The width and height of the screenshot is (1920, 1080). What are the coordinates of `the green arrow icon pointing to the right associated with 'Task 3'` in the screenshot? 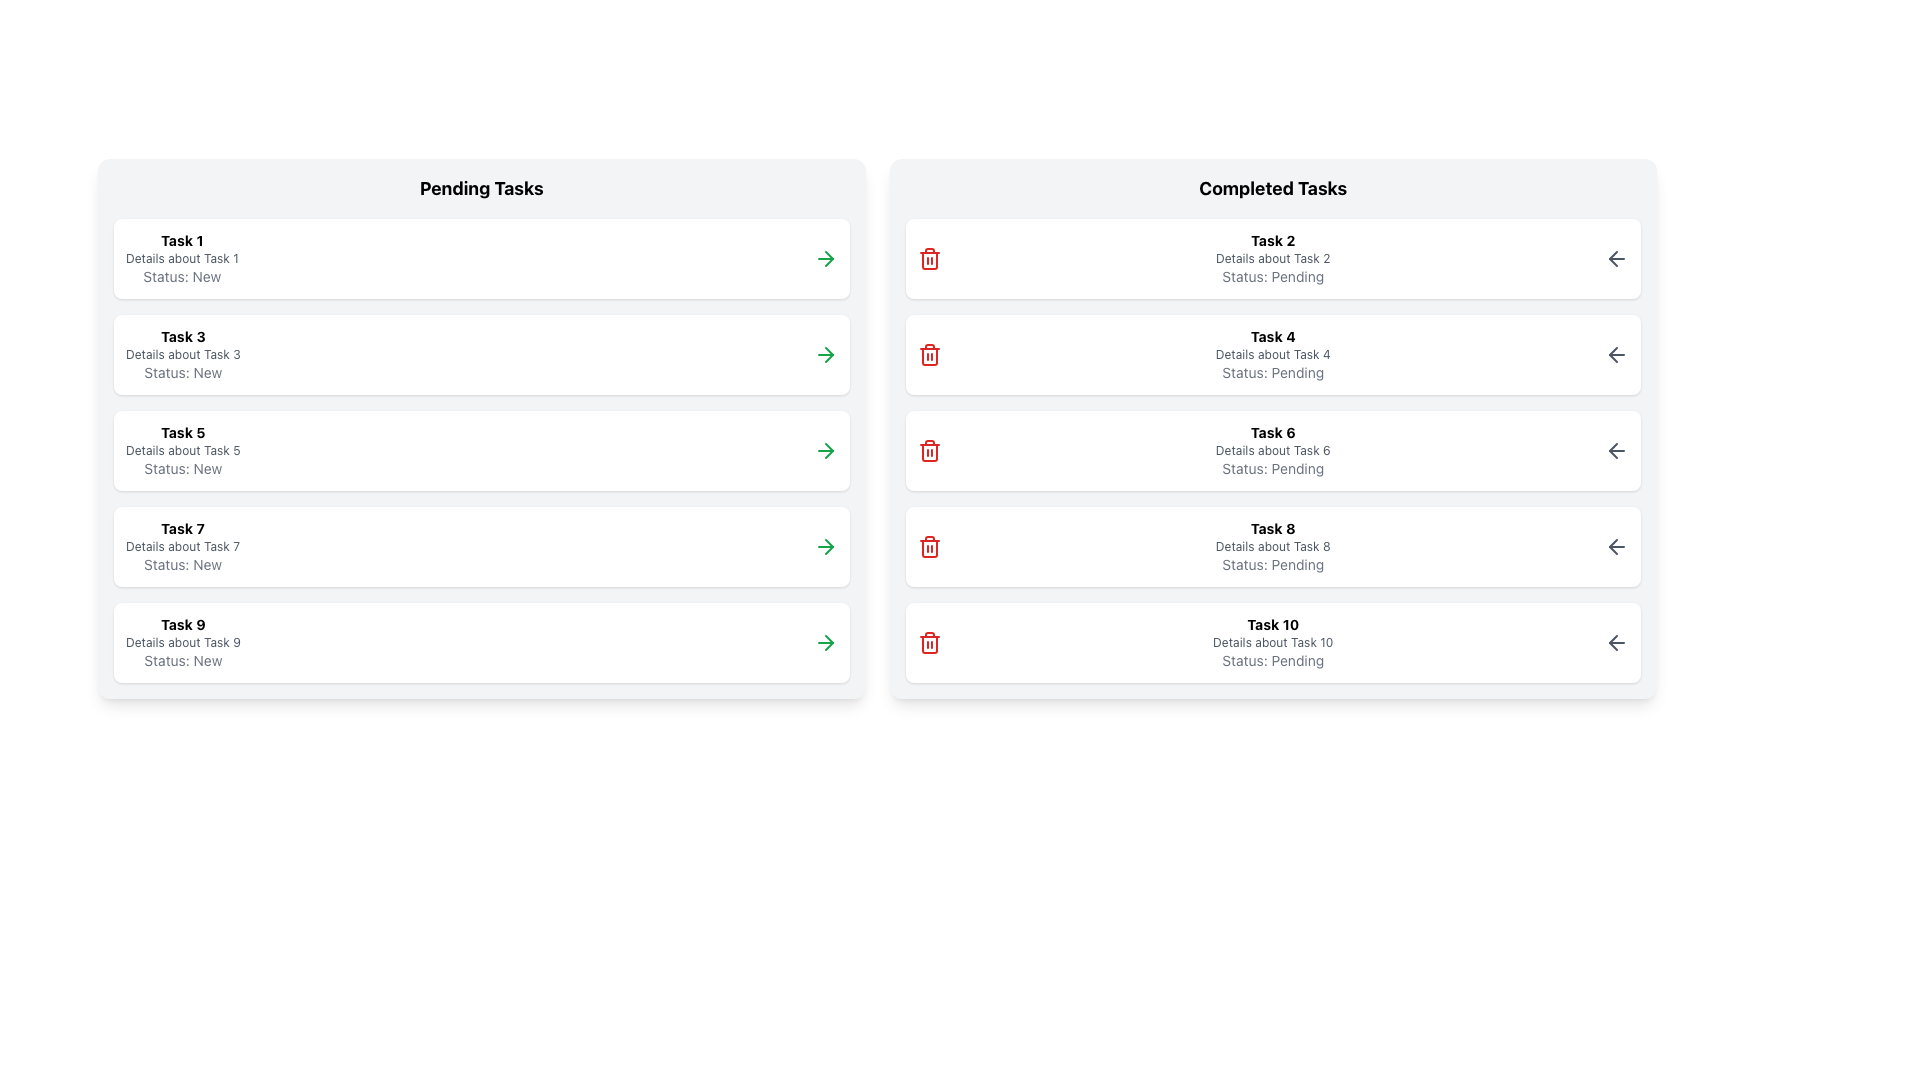 It's located at (825, 353).